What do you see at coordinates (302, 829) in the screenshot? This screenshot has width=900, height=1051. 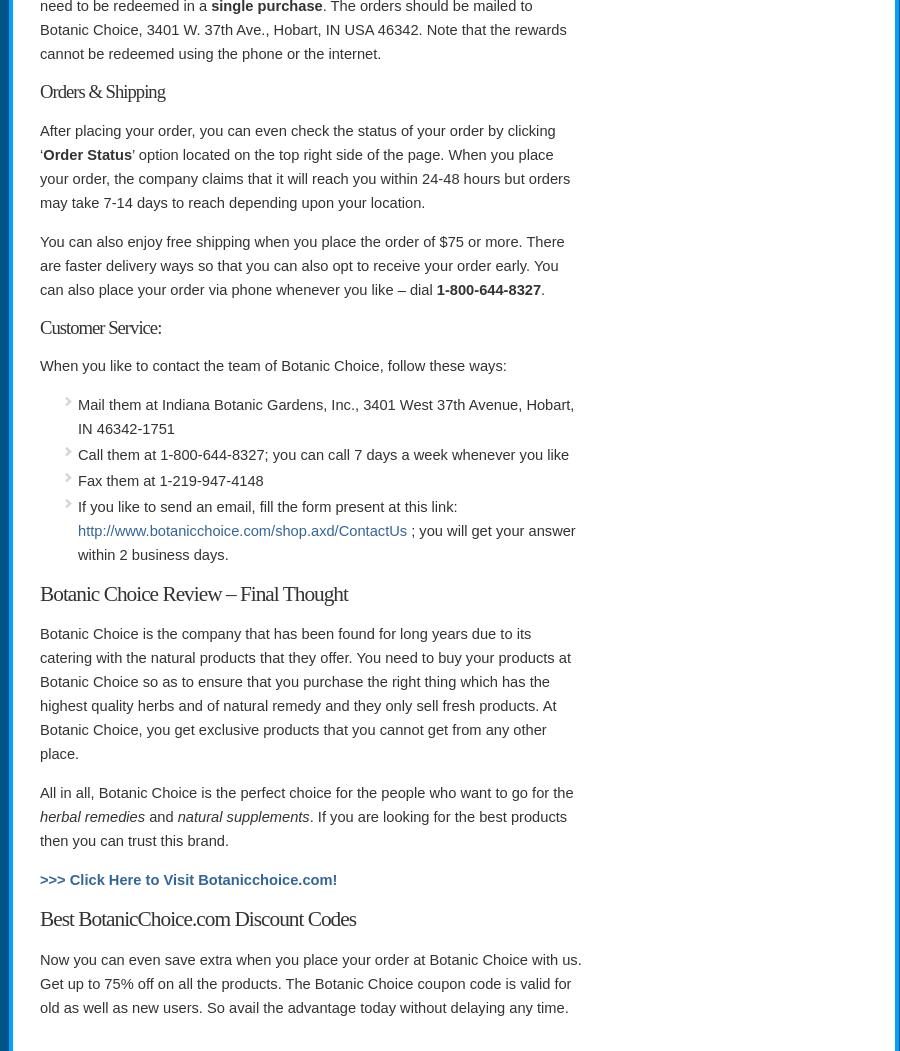 I see `'. If you are looking for the best products then you can trust this brand.'` at bounding box center [302, 829].